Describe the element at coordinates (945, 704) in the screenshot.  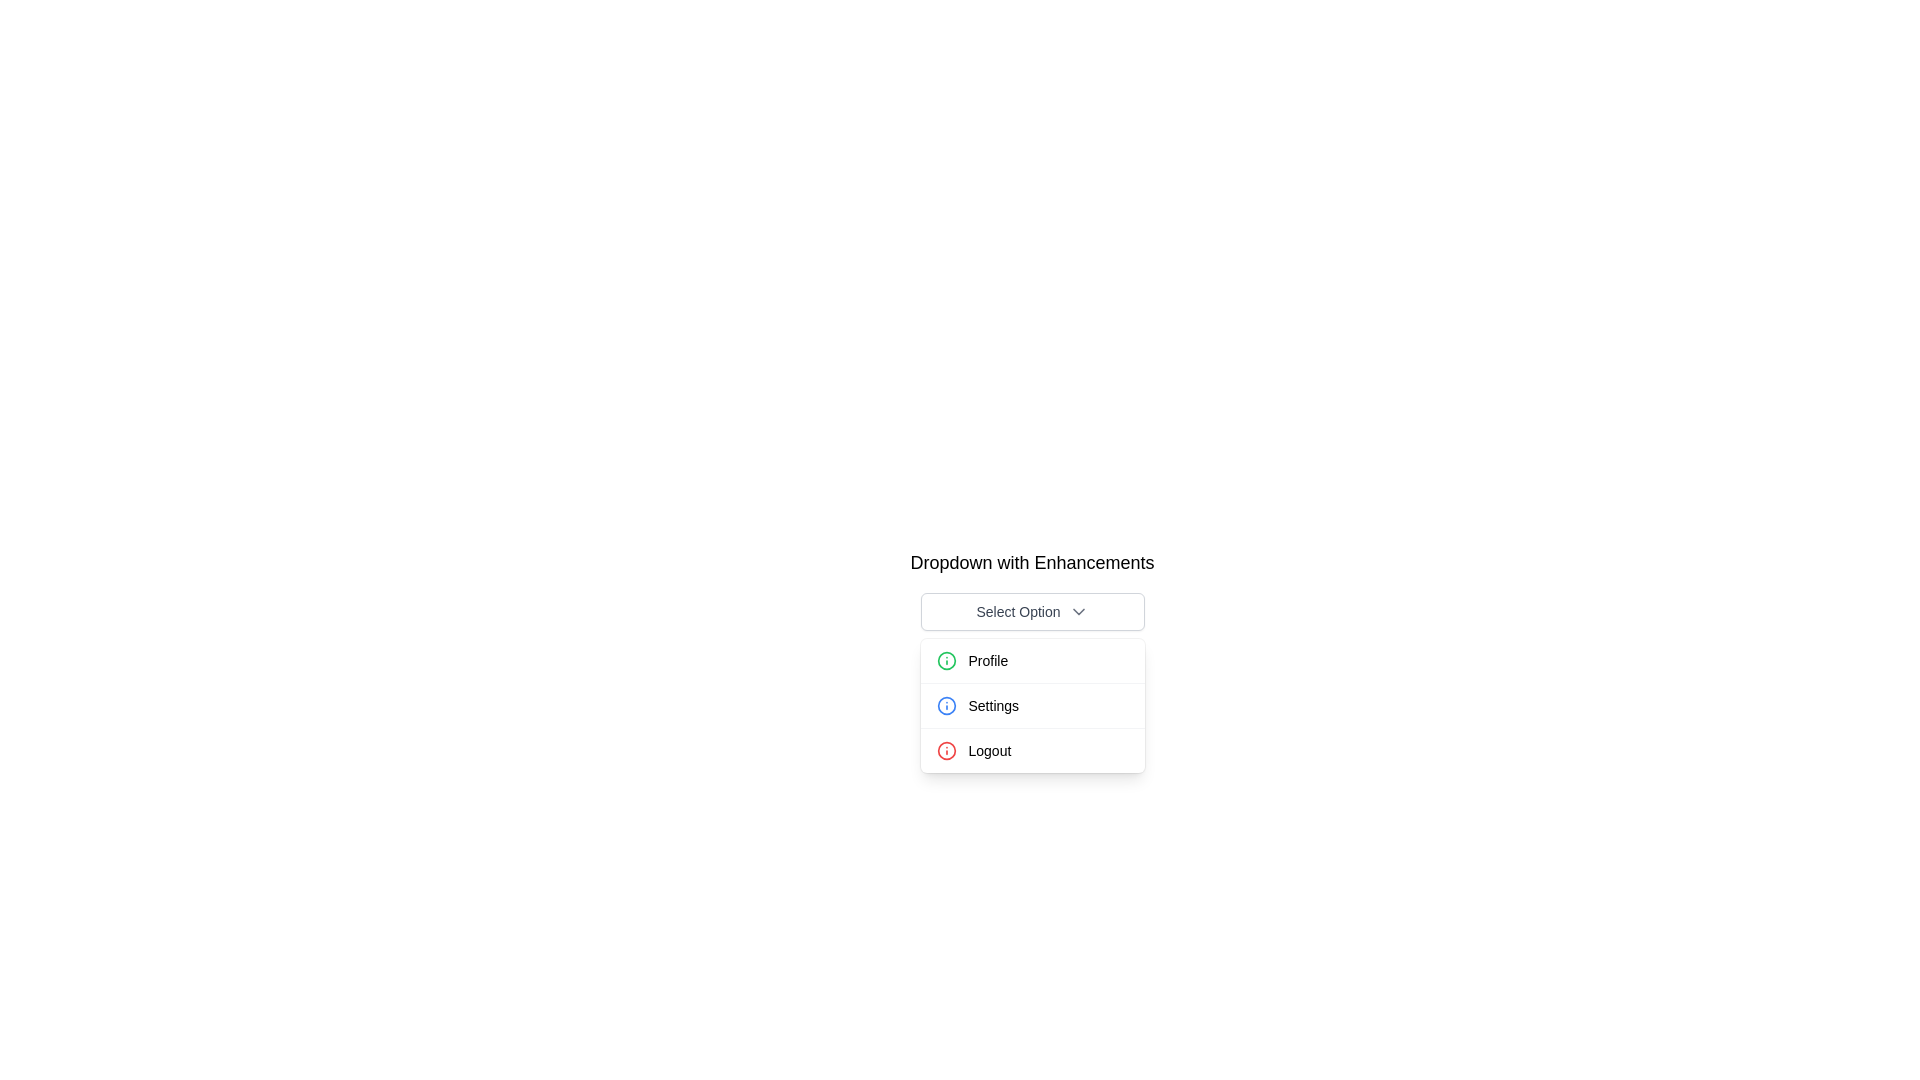
I see `the circular blue-bordered icon with a white 'i' symbol located at the beginning of the 'Settings' row in the vertical dropdown menu` at that location.